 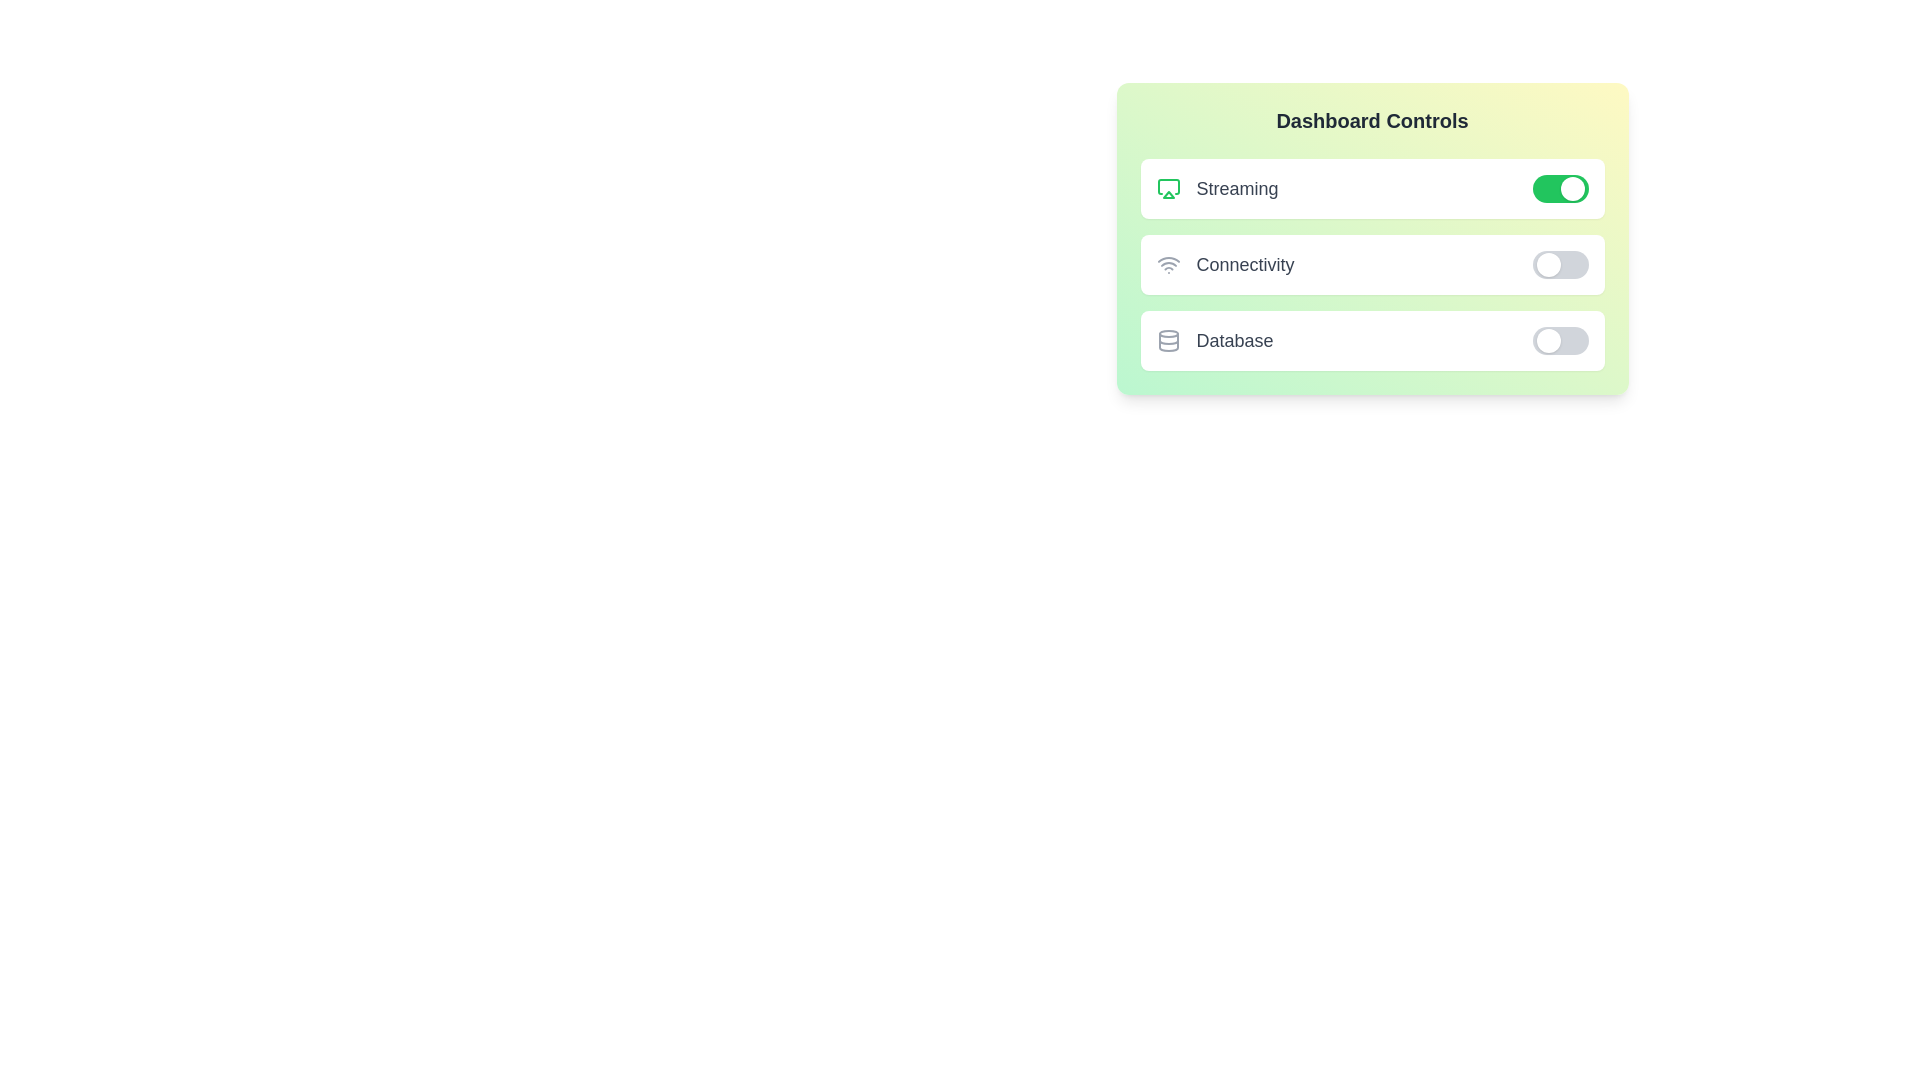 I want to click on the 'Streaming' widget's switch to toggle its state, so click(x=1559, y=189).